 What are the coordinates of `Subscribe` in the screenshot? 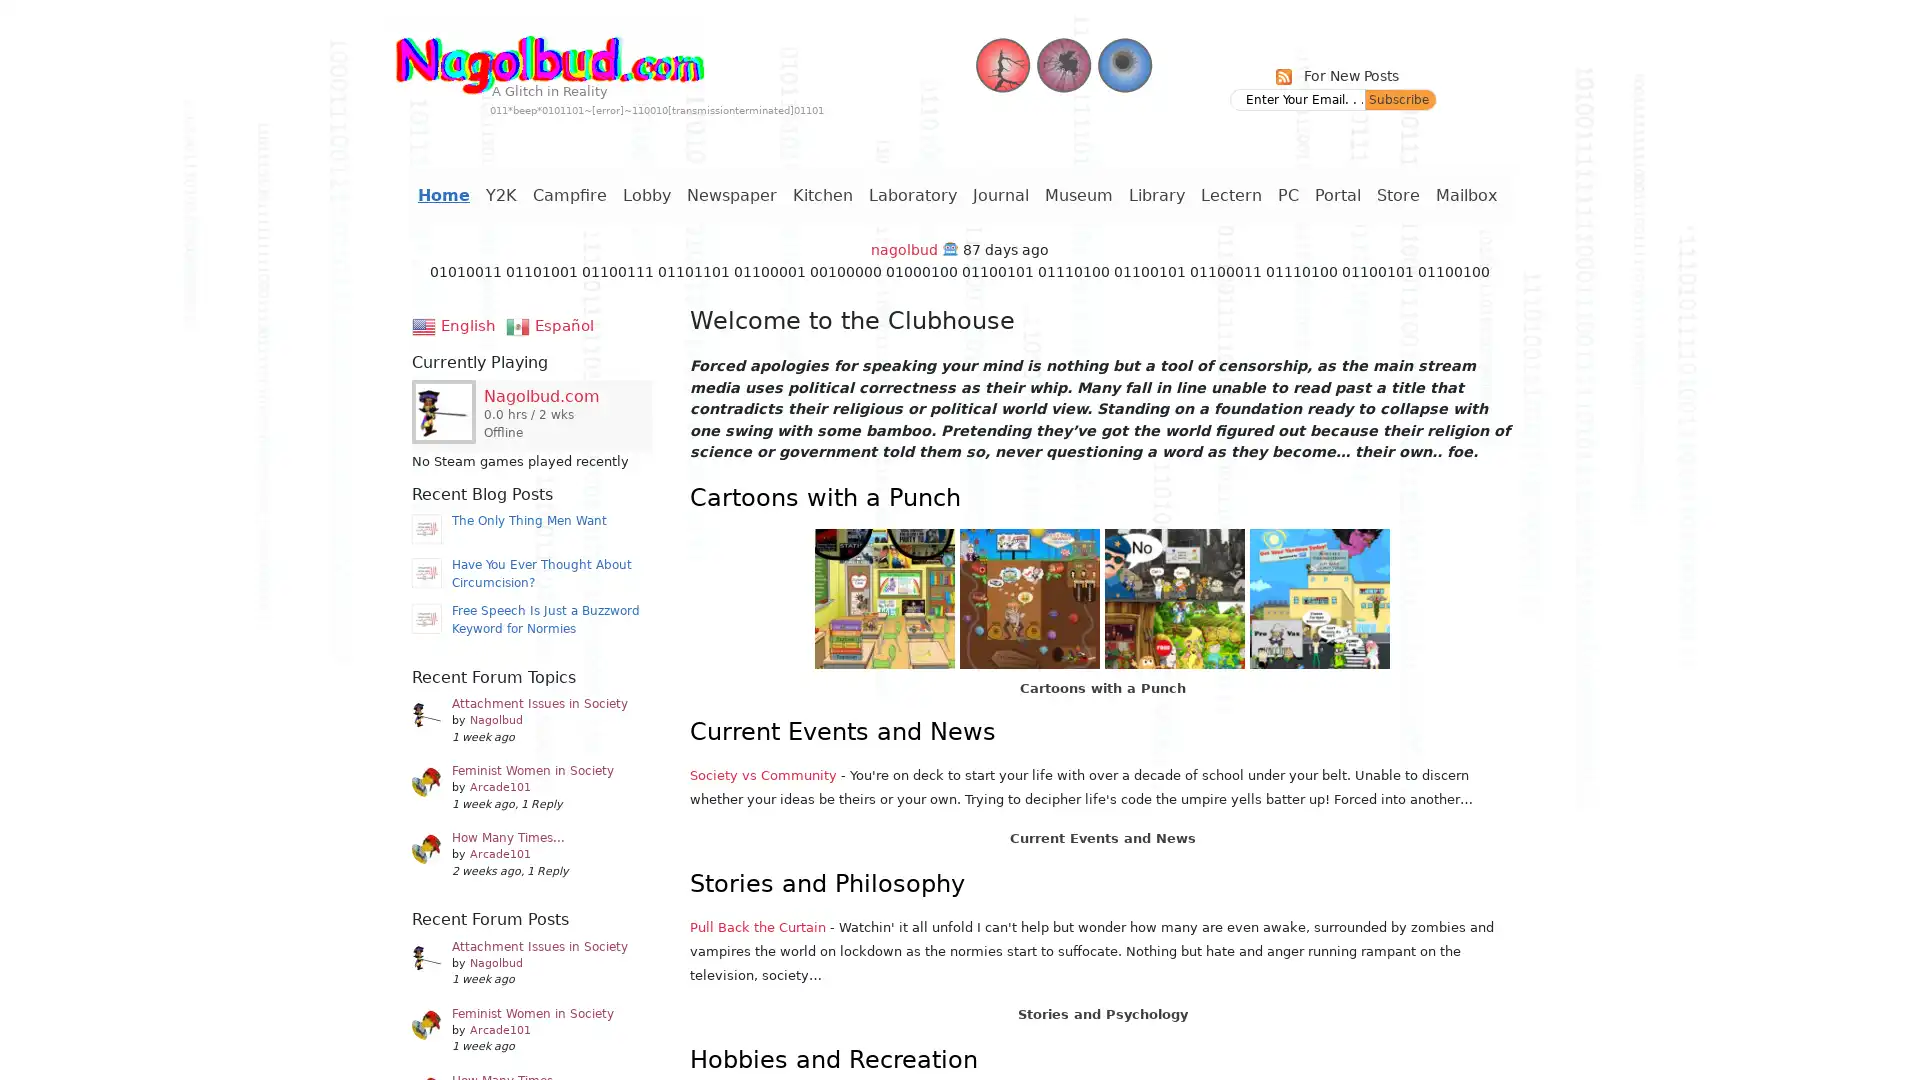 It's located at (1400, 100).